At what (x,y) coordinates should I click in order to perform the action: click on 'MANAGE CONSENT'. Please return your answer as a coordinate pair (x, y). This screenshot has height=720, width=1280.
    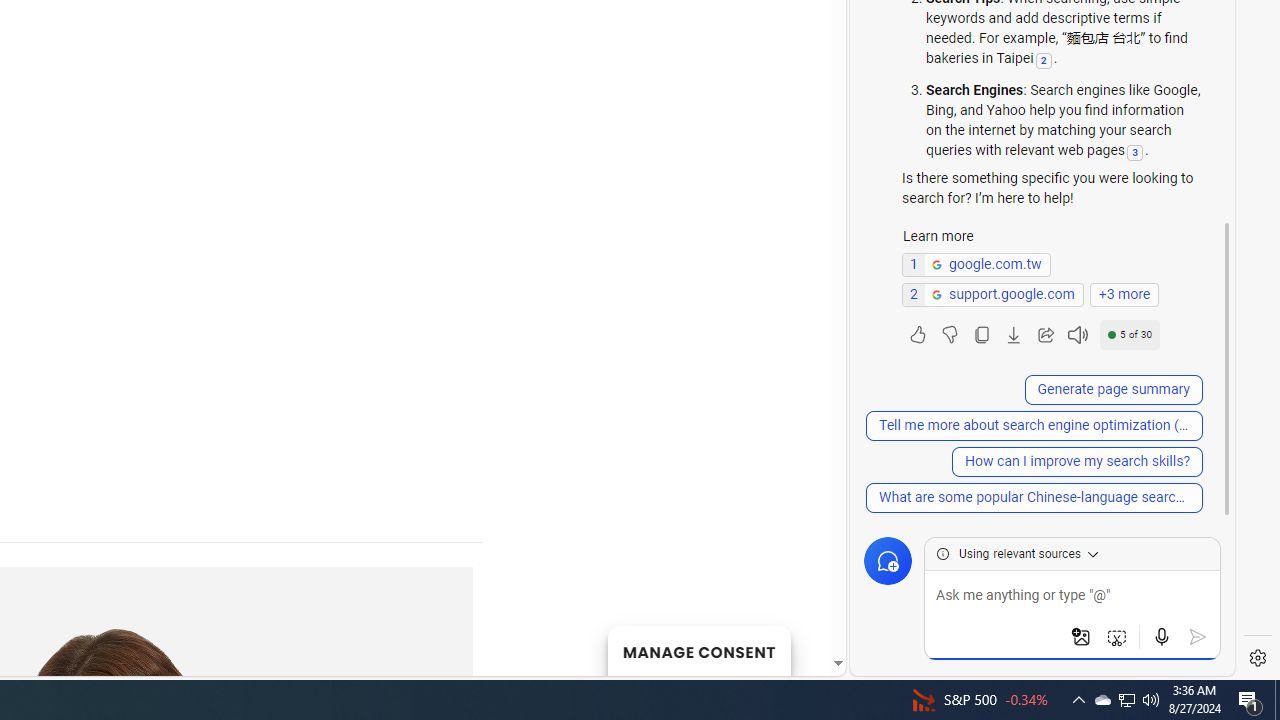
    Looking at the image, I should click on (698, 650).